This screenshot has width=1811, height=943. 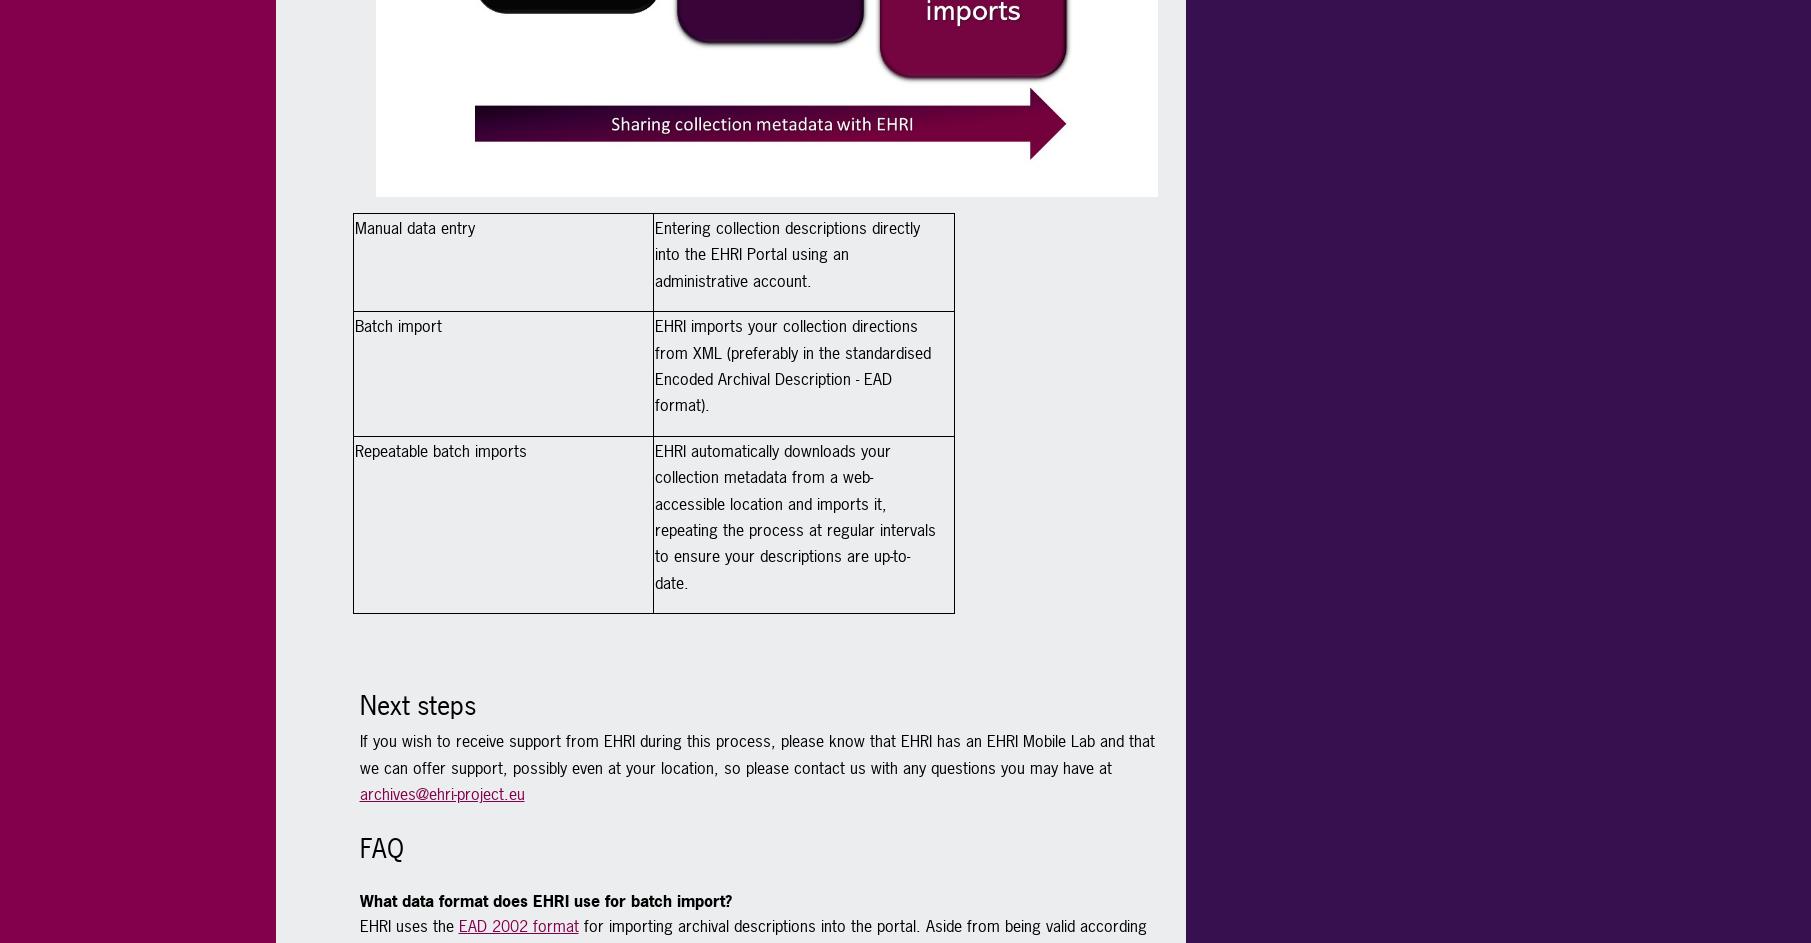 I want to click on 'EAD 2002 format', so click(x=516, y=925).